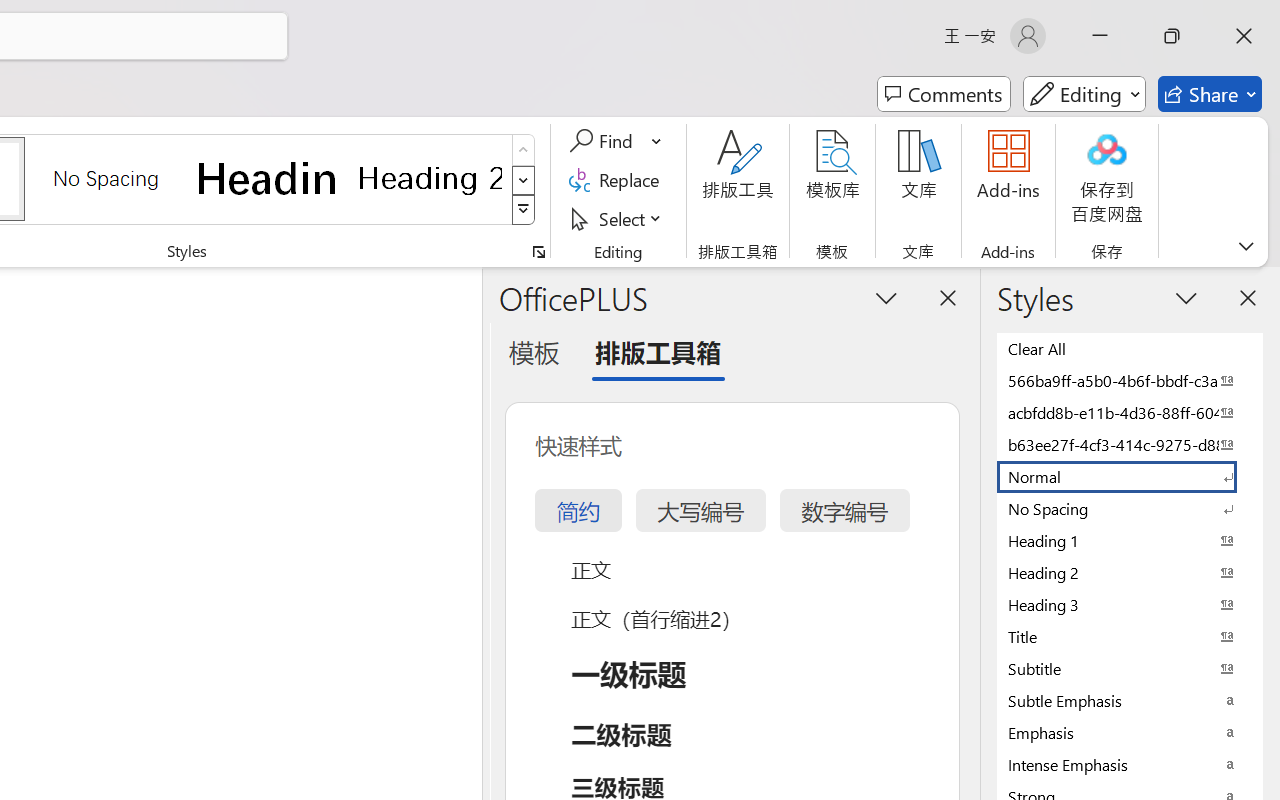 The width and height of the screenshot is (1280, 800). Describe the element at coordinates (429, 177) in the screenshot. I see `'Heading 2'` at that location.